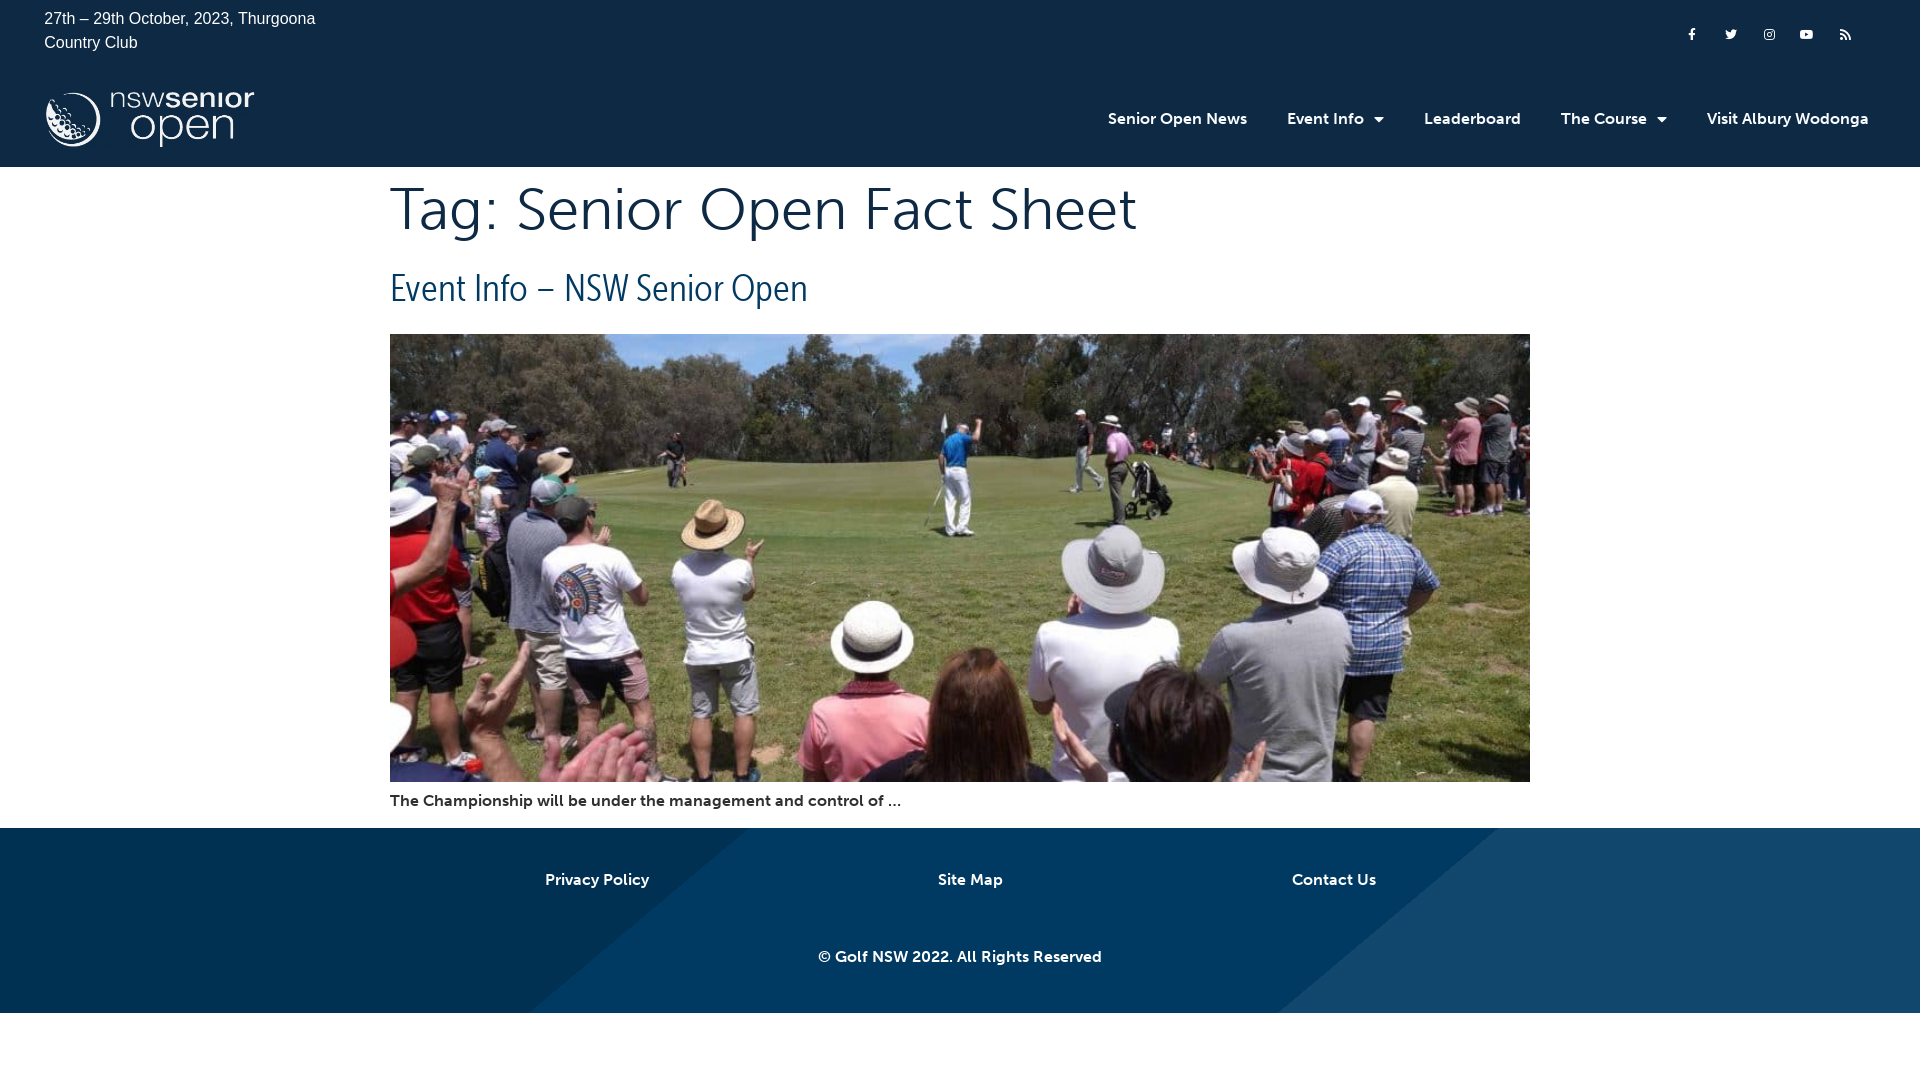 Image resolution: width=1920 pixels, height=1080 pixels. Describe the element at coordinates (1613, 119) in the screenshot. I see `'The Course'` at that location.